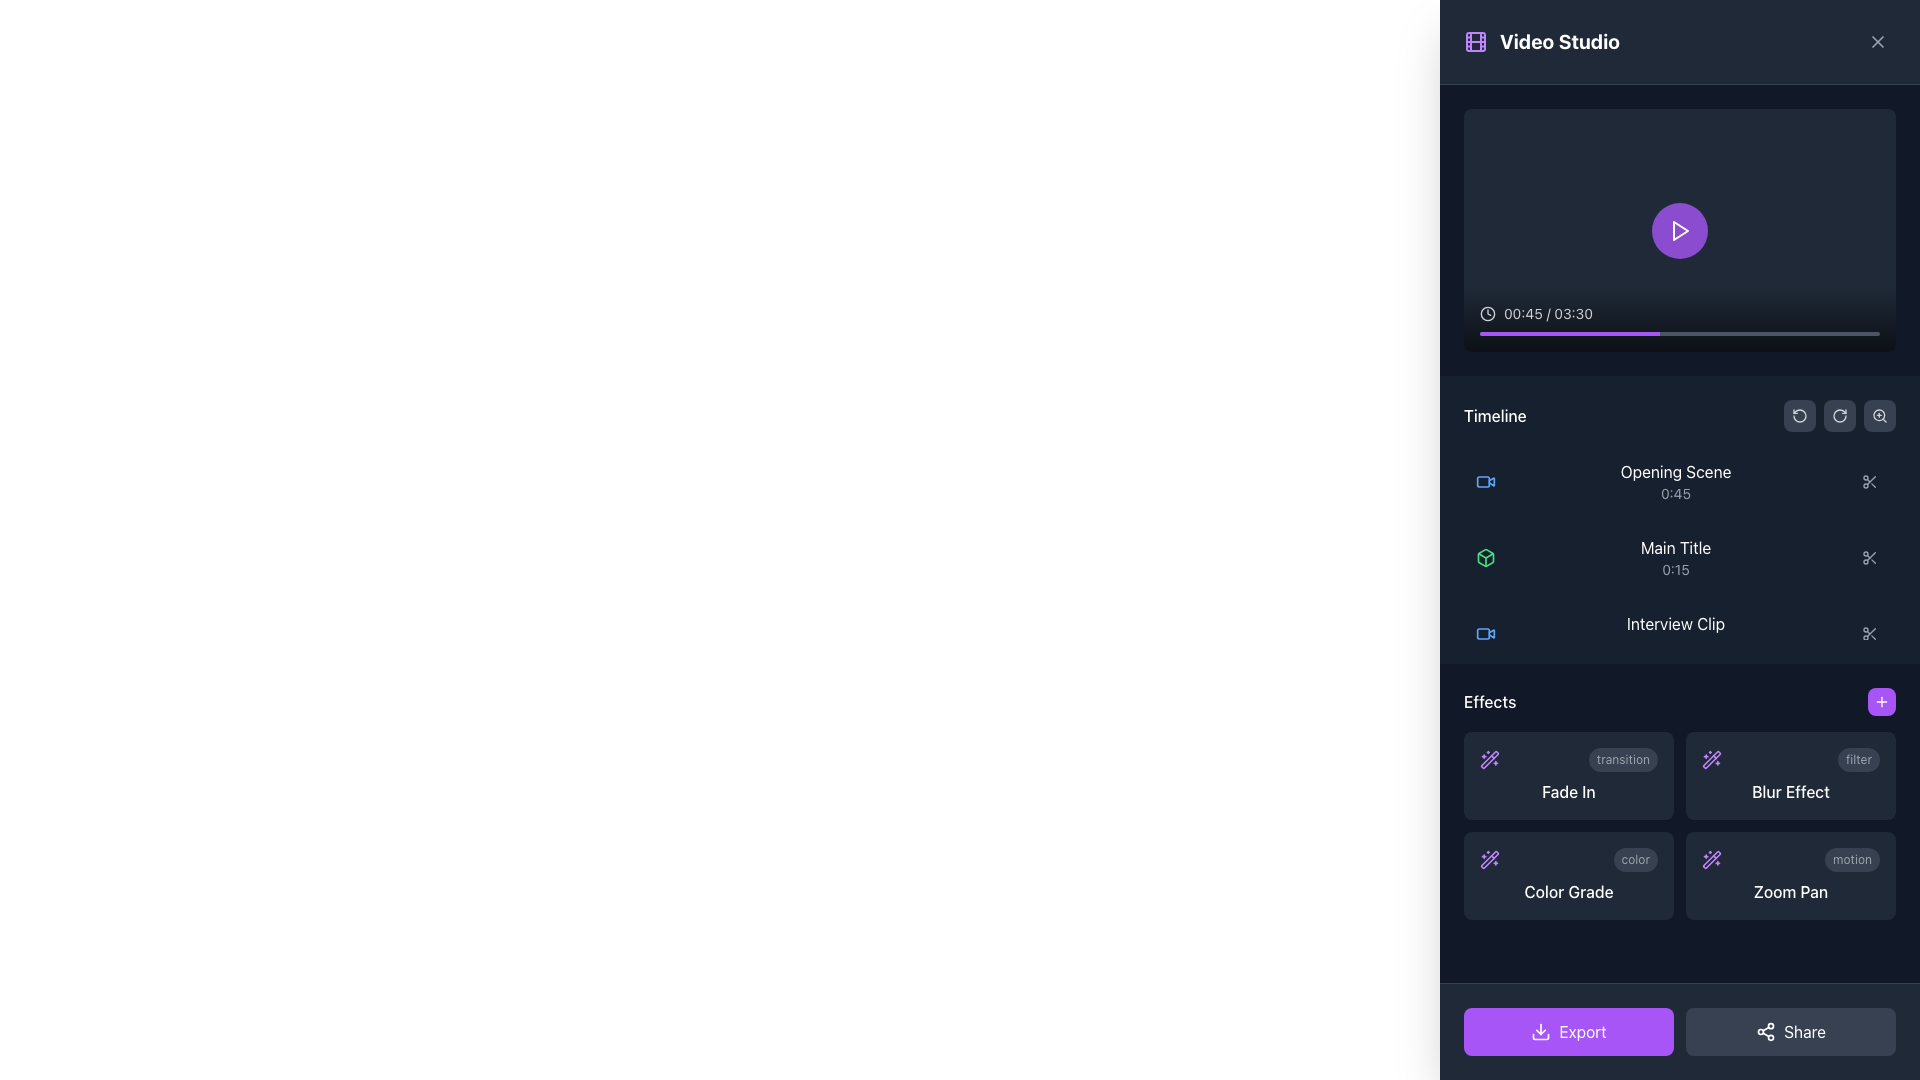  What do you see at coordinates (1486, 558) in the screenshot?
I see `the green box icon in the timeline section of the video editing interface for selection` at bounding box center [1486, 558].